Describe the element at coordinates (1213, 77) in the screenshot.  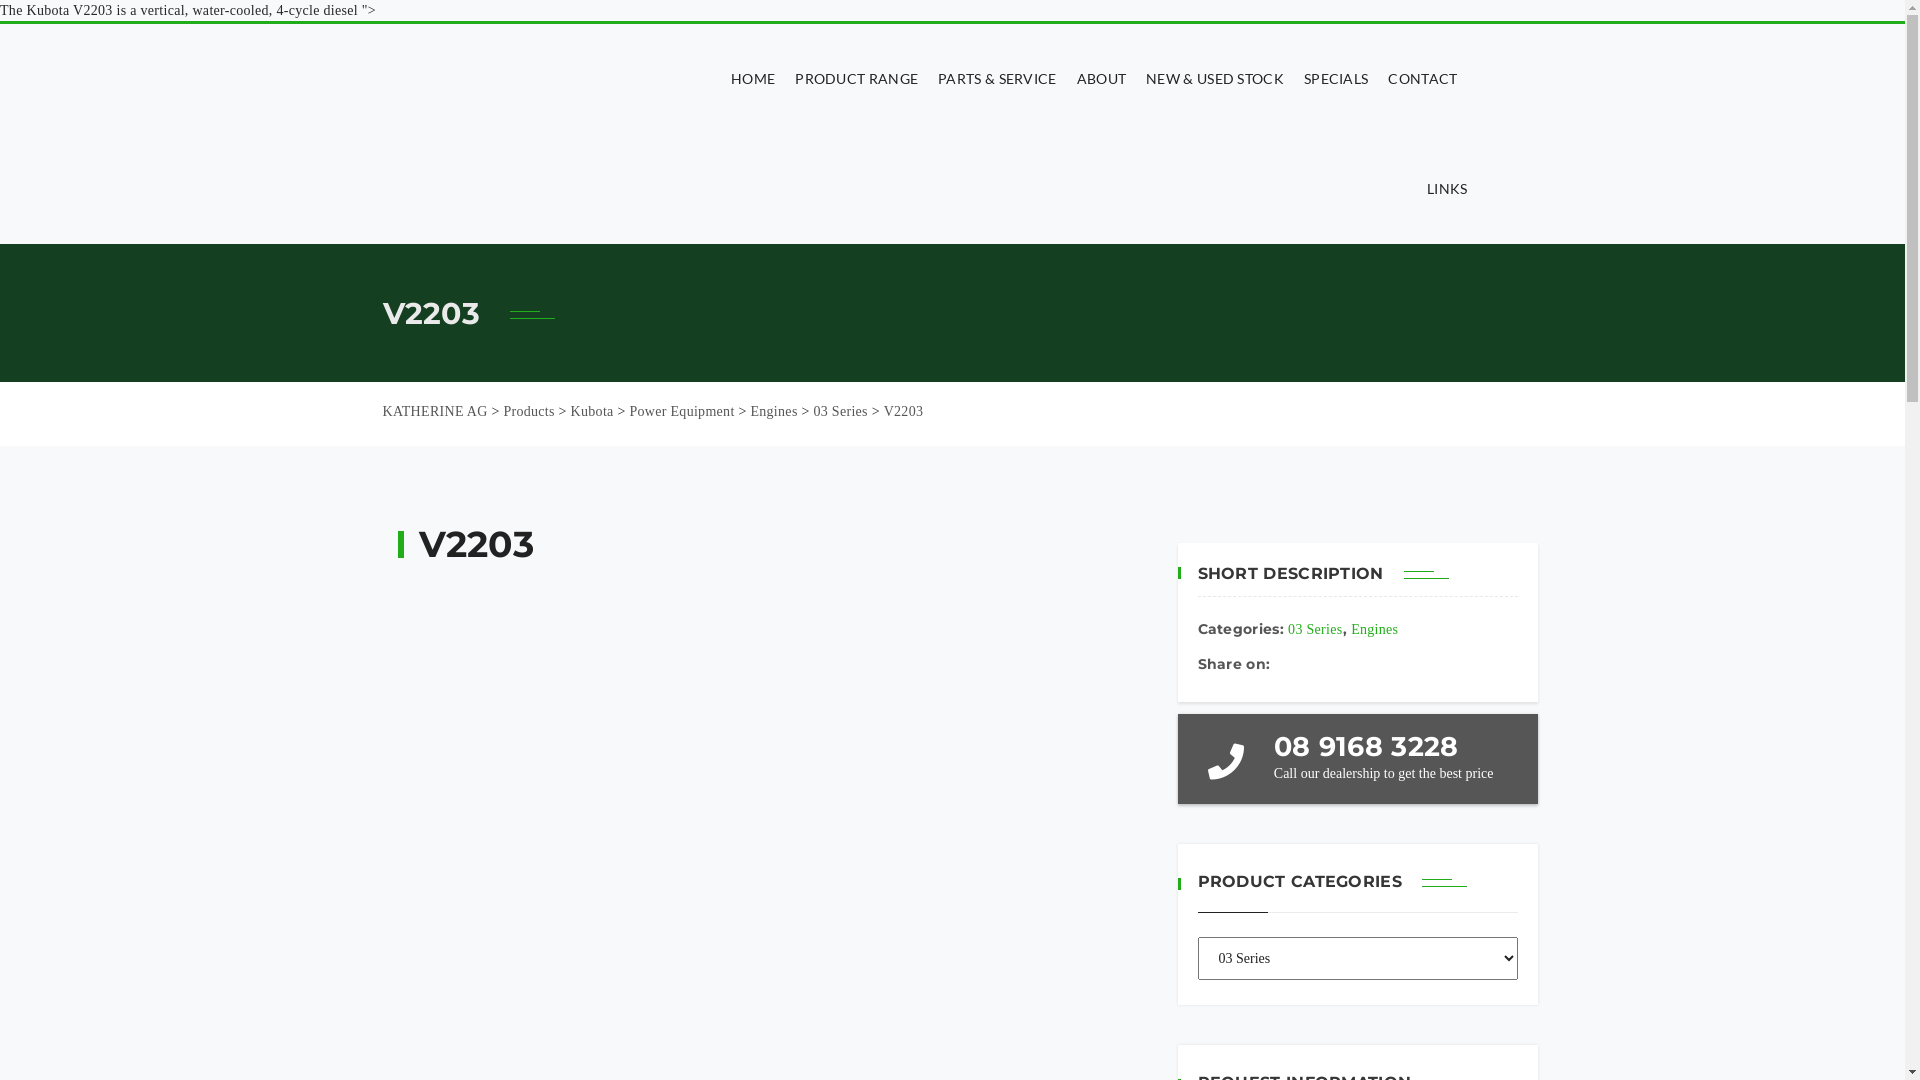
I see `'NEW & USED STOCK'` at that location.